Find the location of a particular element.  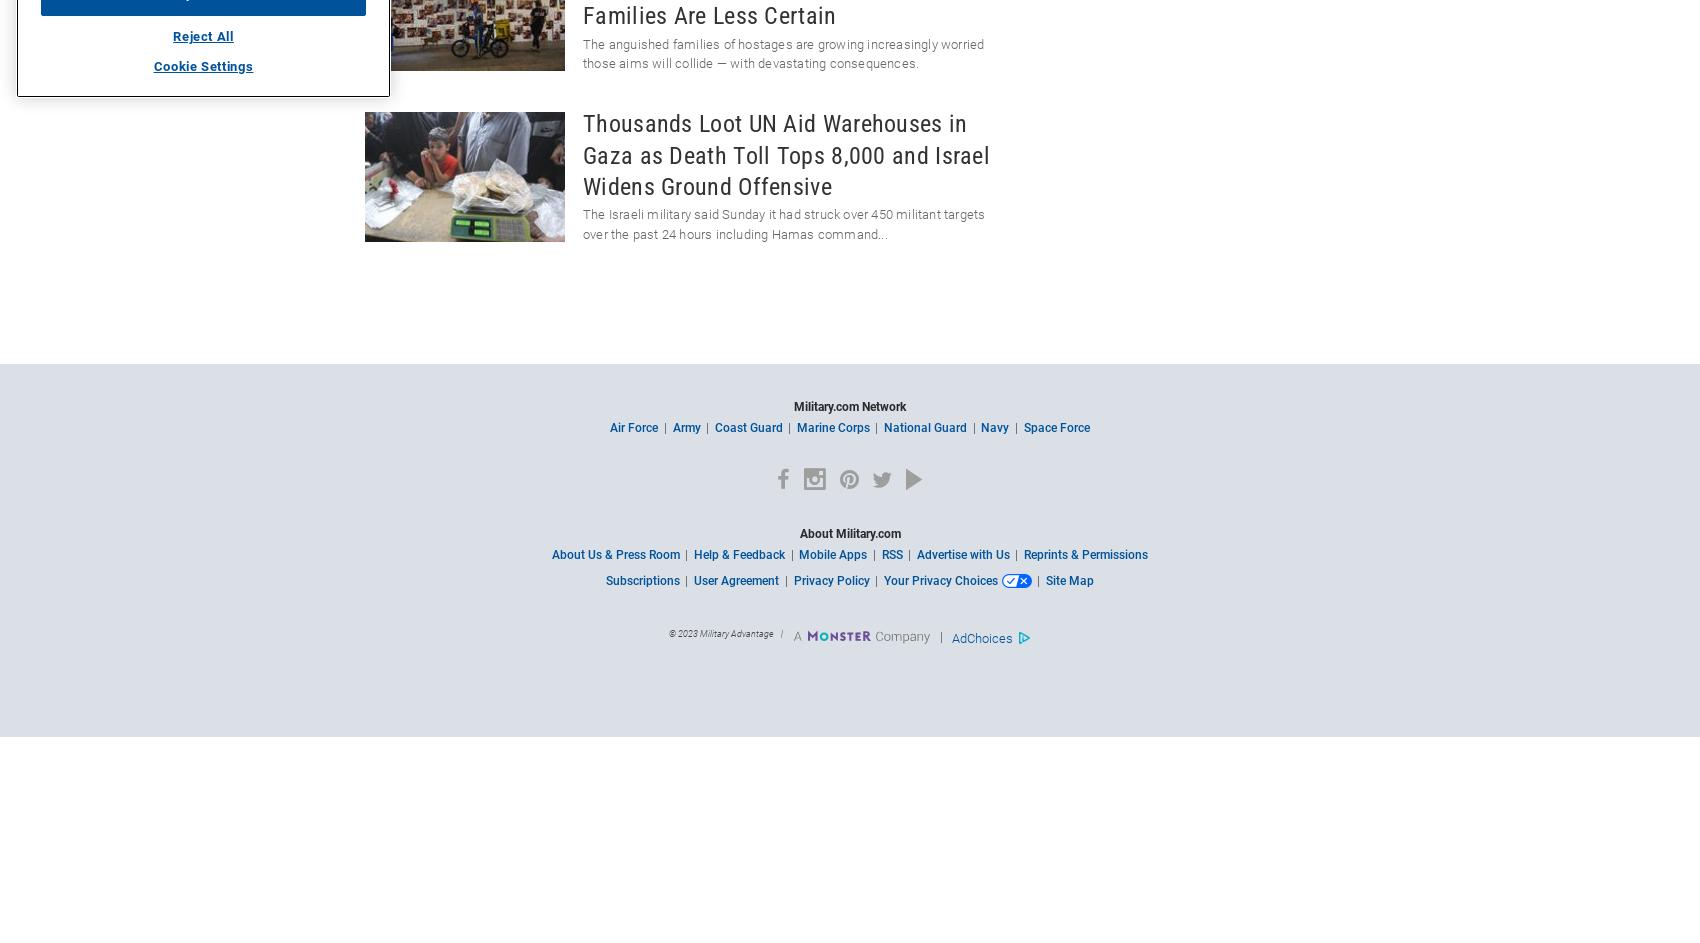

'National Guard' is located at coordinates (925, 428).